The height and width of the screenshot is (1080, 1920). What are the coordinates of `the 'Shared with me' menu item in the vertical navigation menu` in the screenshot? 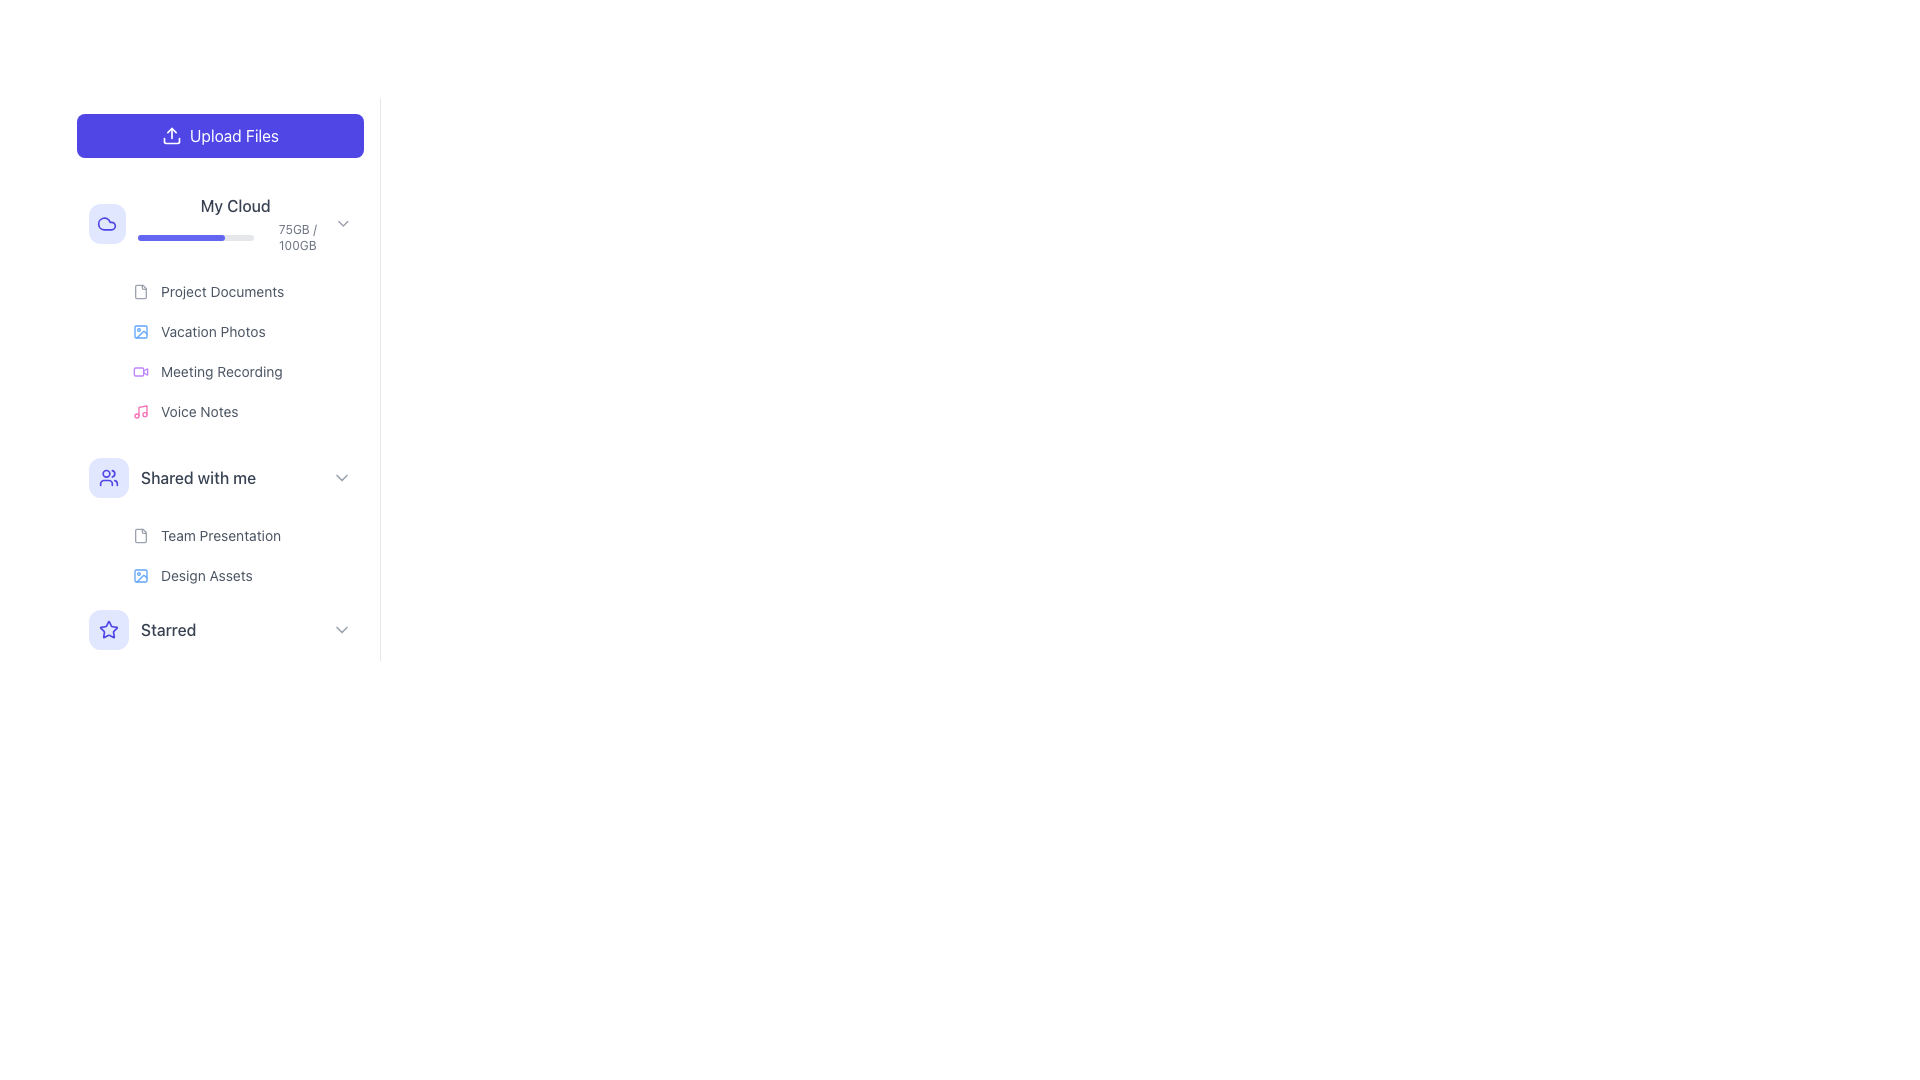 It's located at (172, 478).